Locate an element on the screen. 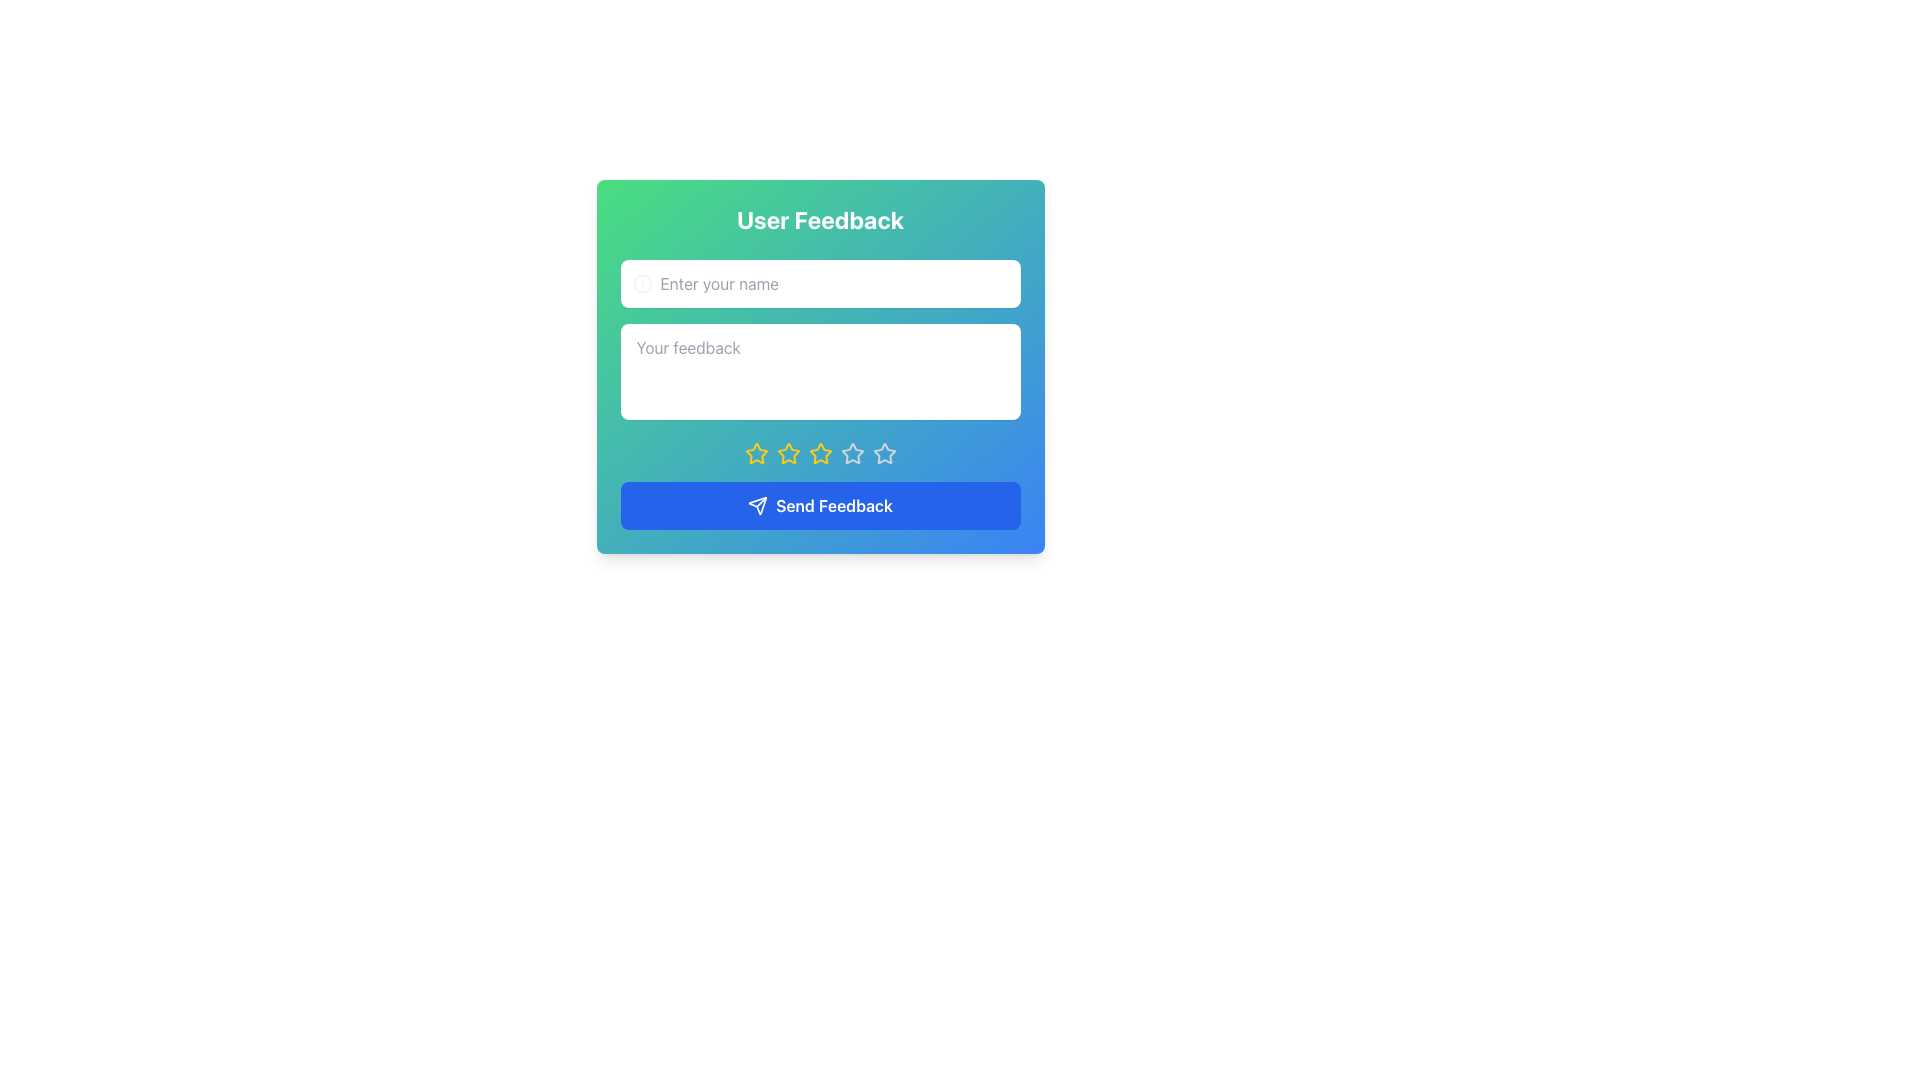 The width and height of the screenshot is (1920, 1080). the third star icon in the rating system to set a rating of 3 out of 5 in the feedback form is located at coordinates (787, 454).